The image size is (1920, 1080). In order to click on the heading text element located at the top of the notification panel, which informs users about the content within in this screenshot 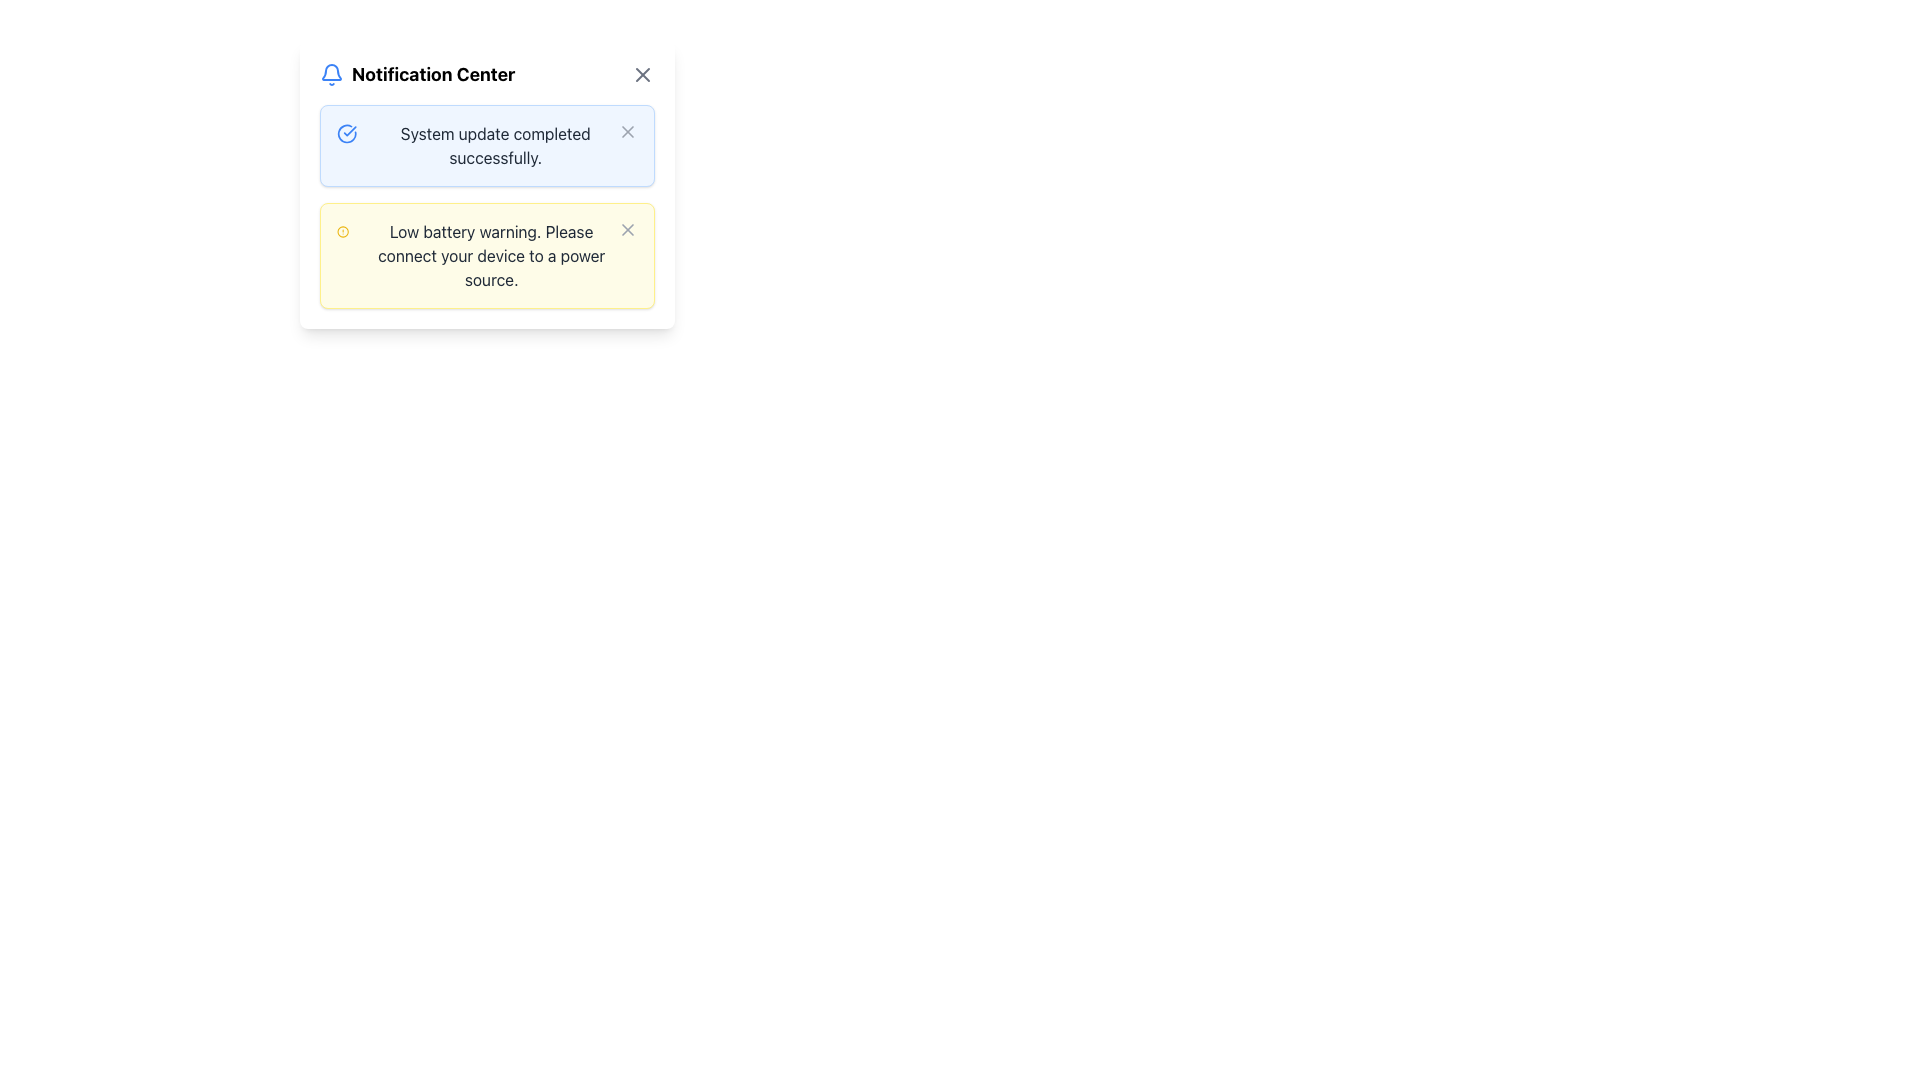, I will do `click(432, 73)`.